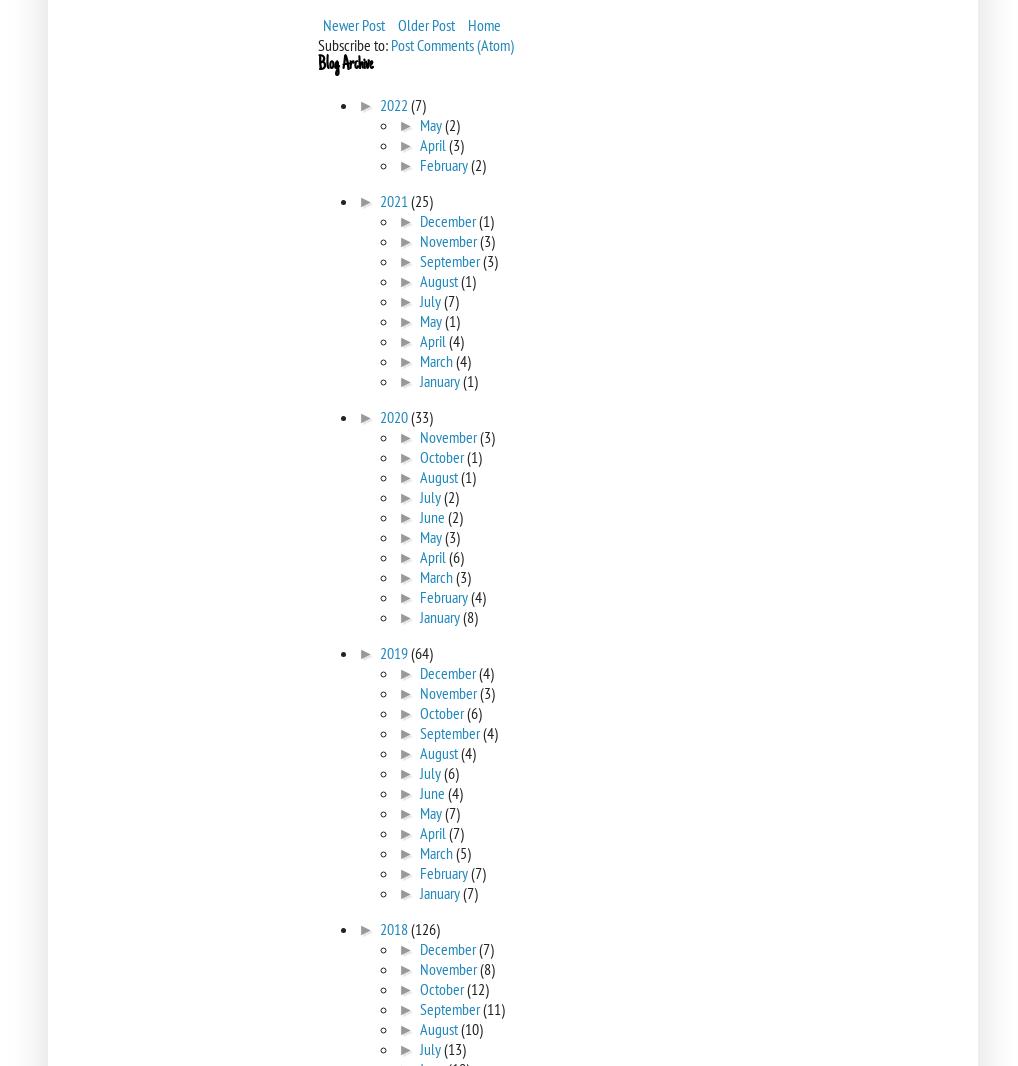 The image size is (1018, 1066). What do you see at coordinates (398, 24) in the screenshot?
I see `'Older Post'` at bounding box center [398, 24].